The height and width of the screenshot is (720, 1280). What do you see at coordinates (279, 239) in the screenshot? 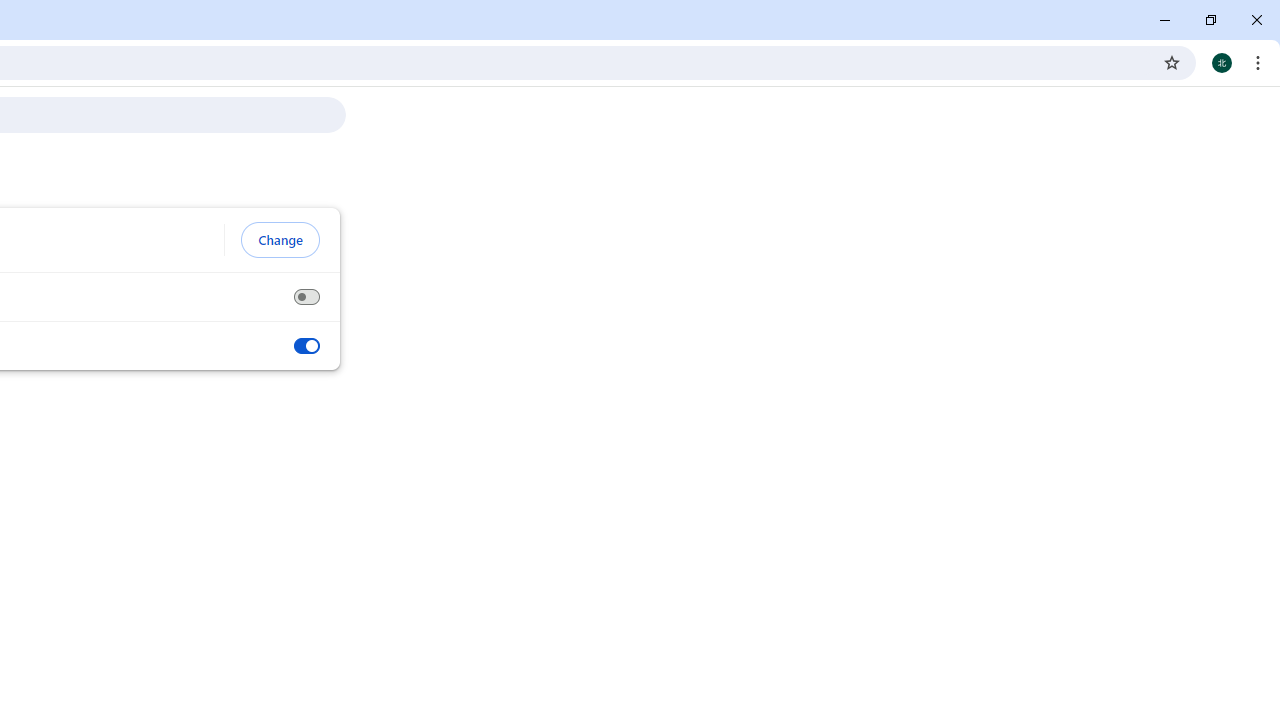
I see `'Change'` at bounding box center [279, 239].